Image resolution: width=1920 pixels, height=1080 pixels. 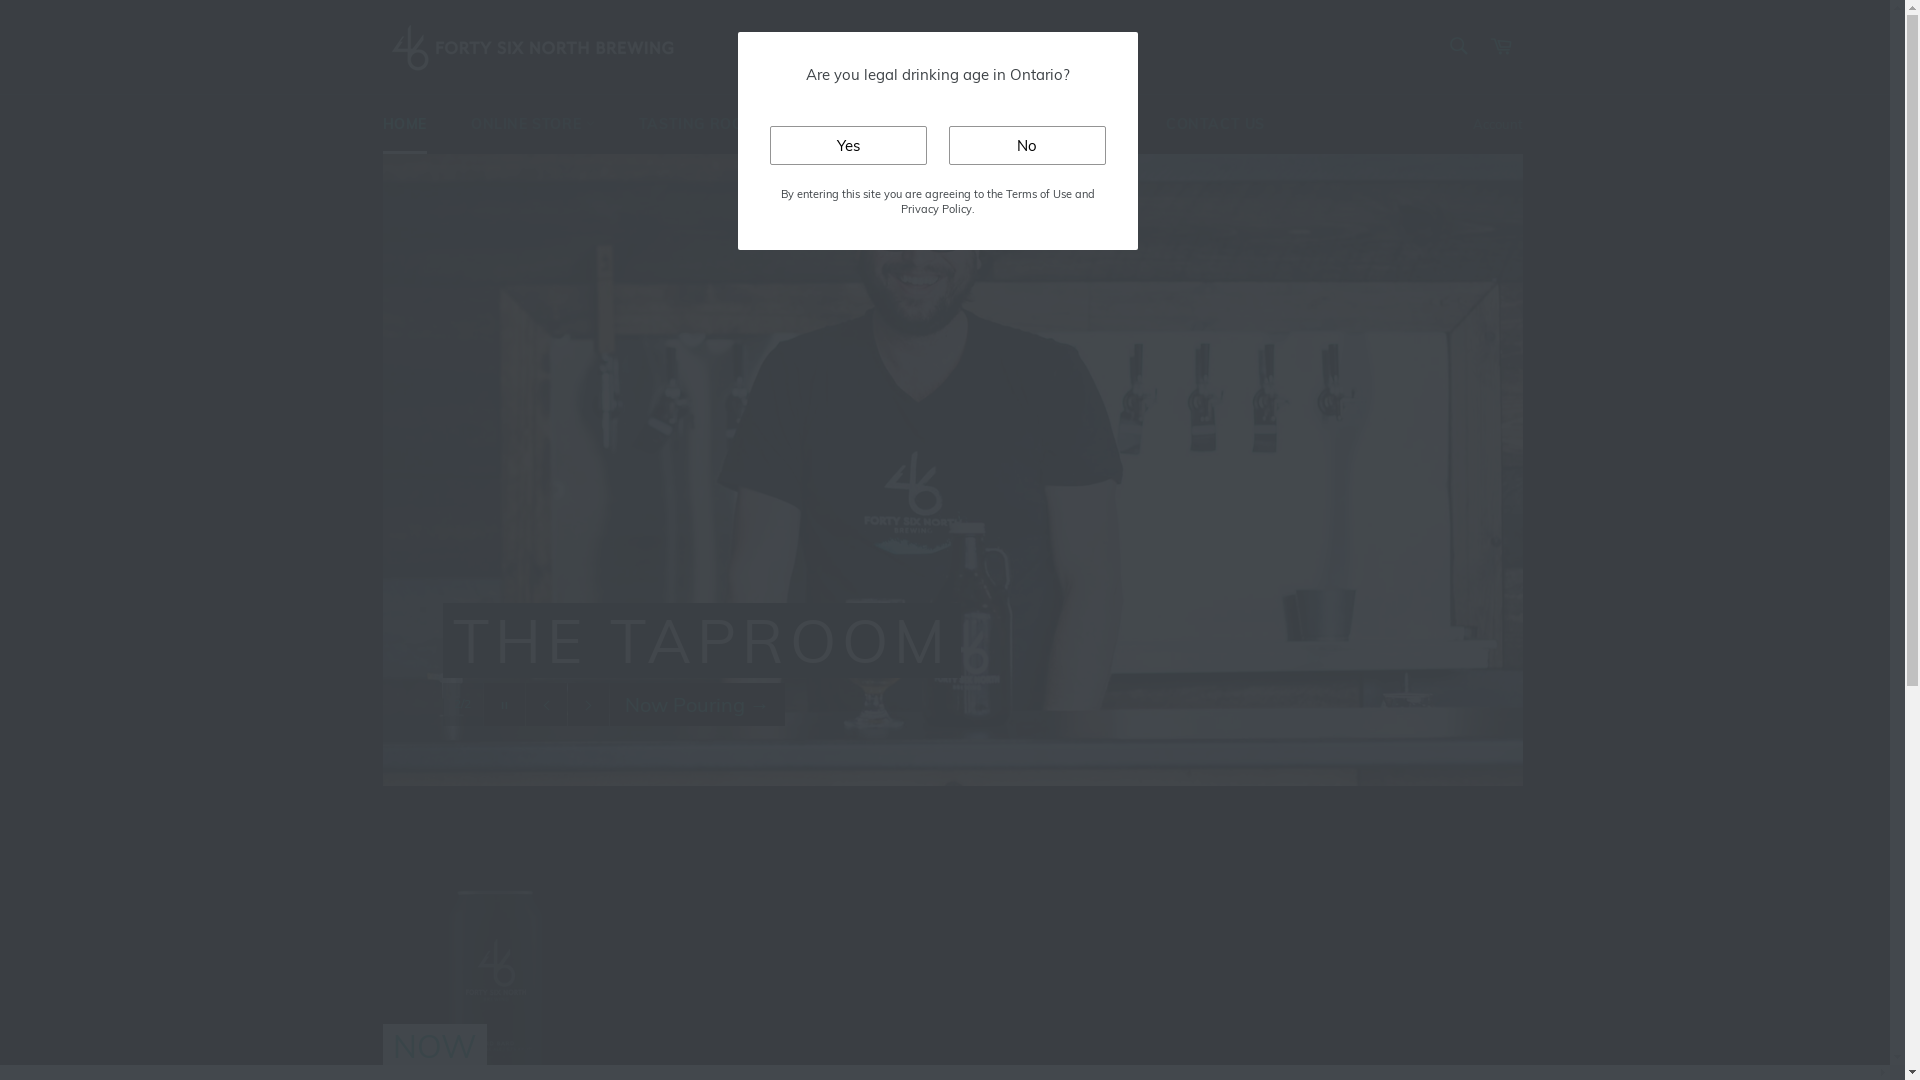 I want to click on 'ONLINE STORE', so click(x=532, y=124).